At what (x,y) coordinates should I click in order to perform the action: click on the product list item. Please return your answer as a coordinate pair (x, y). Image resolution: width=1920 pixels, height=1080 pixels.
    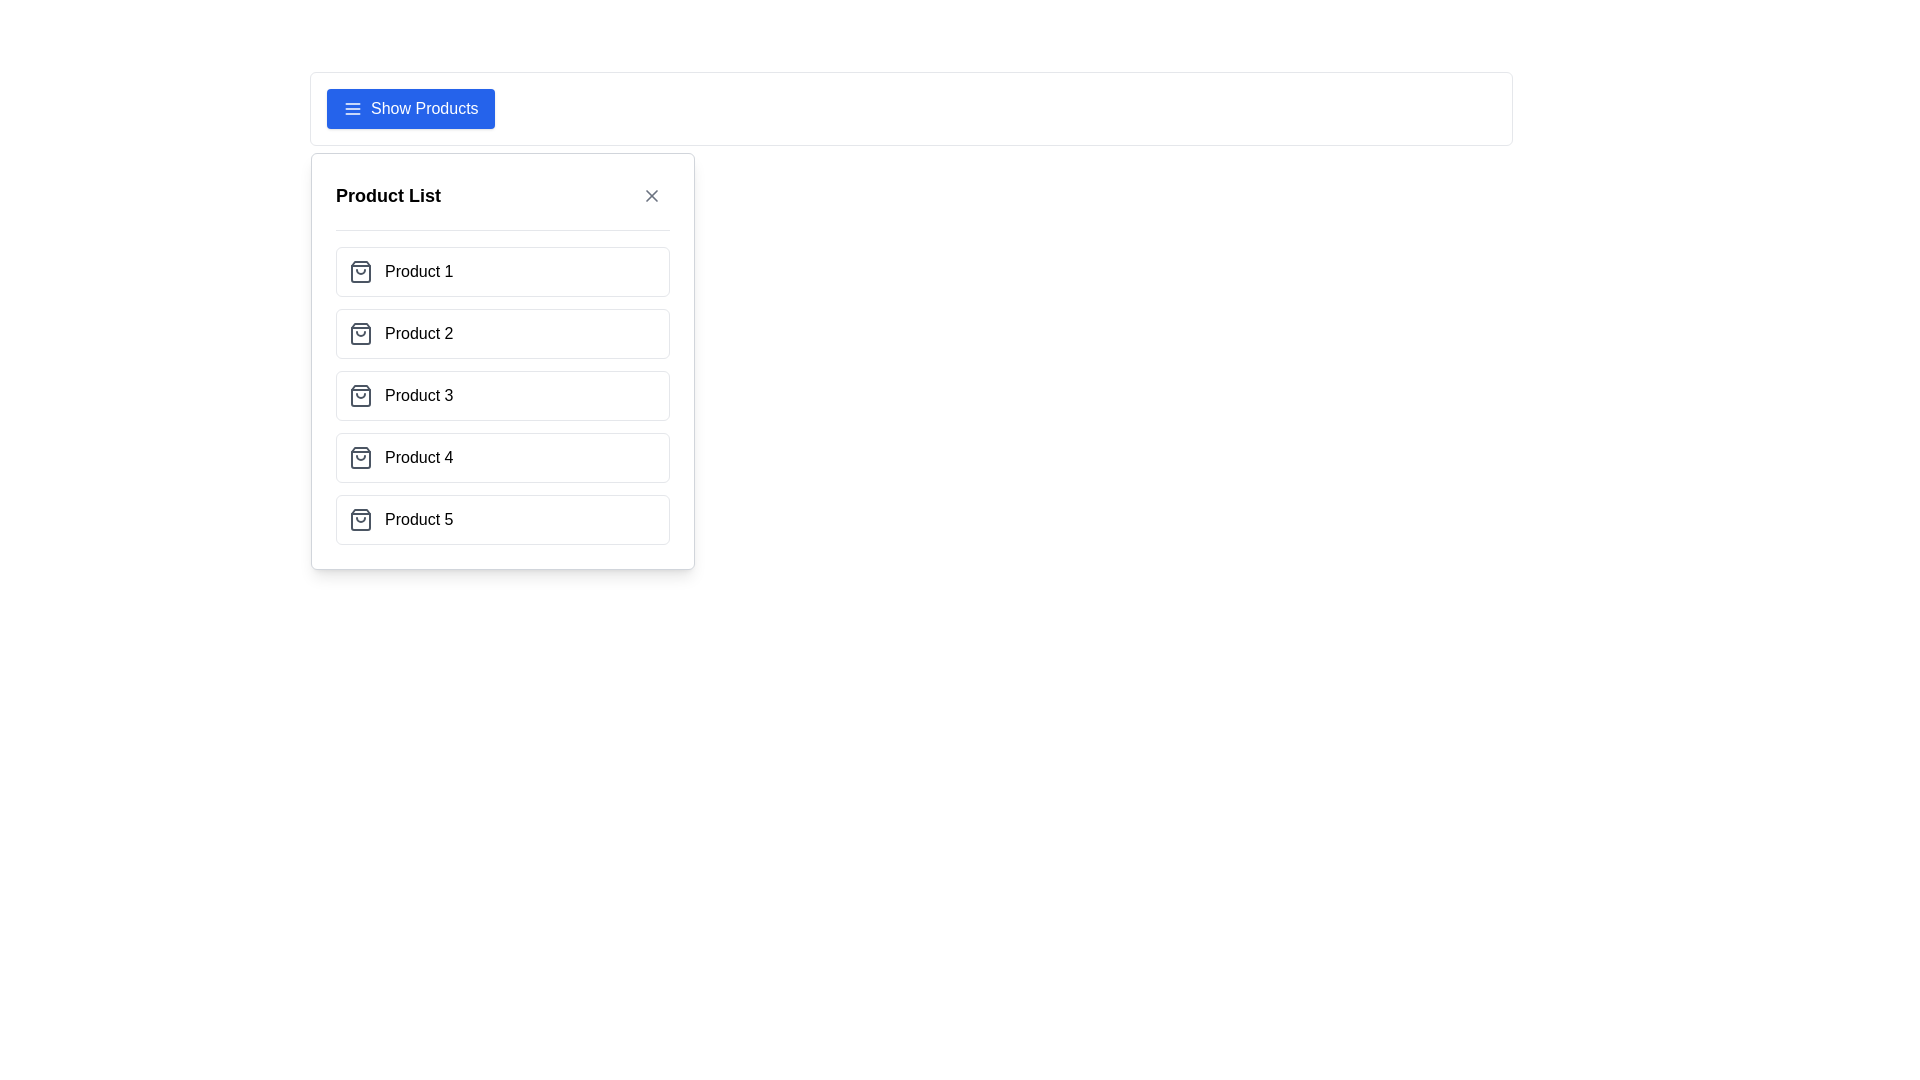
    Looking at the image, I should click on (503, 396).